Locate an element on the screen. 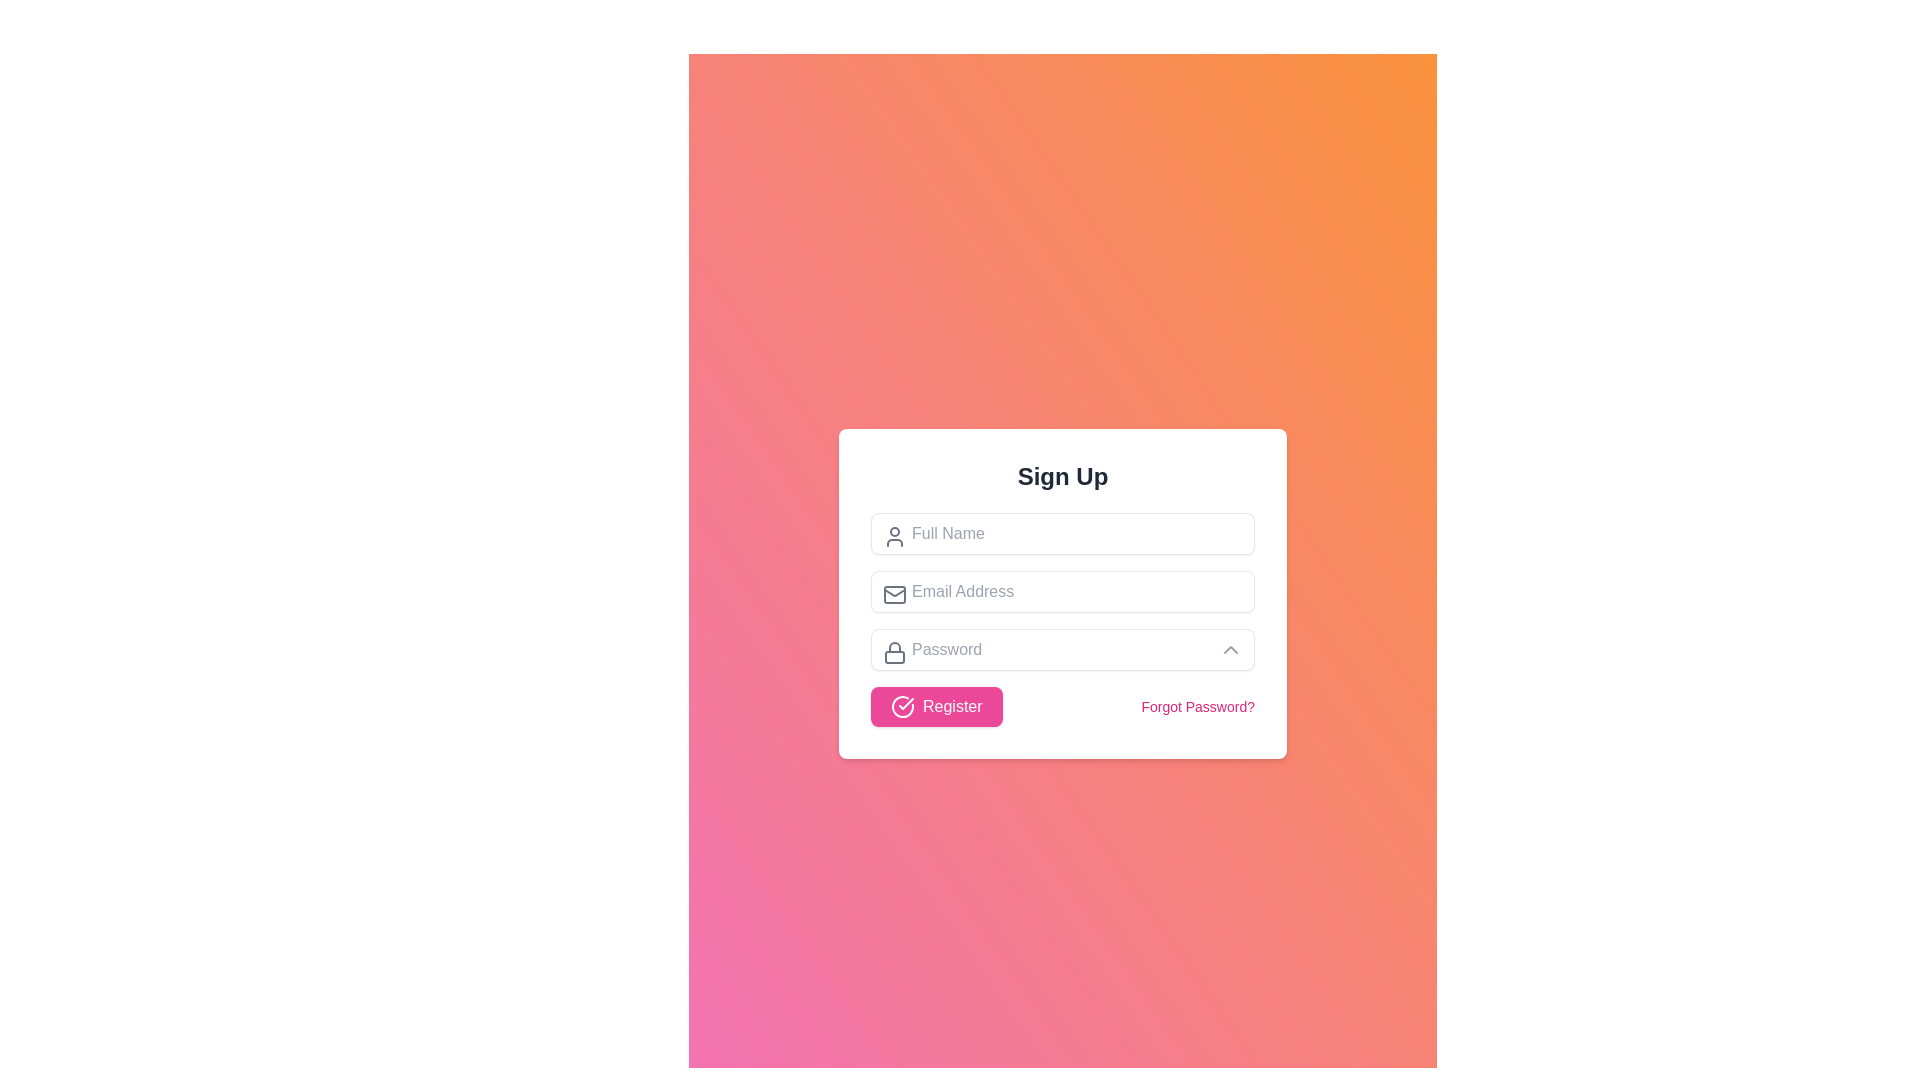  the leftmost button at the bottom of the 'Sign Up' card is located at coordinates (935, 705).